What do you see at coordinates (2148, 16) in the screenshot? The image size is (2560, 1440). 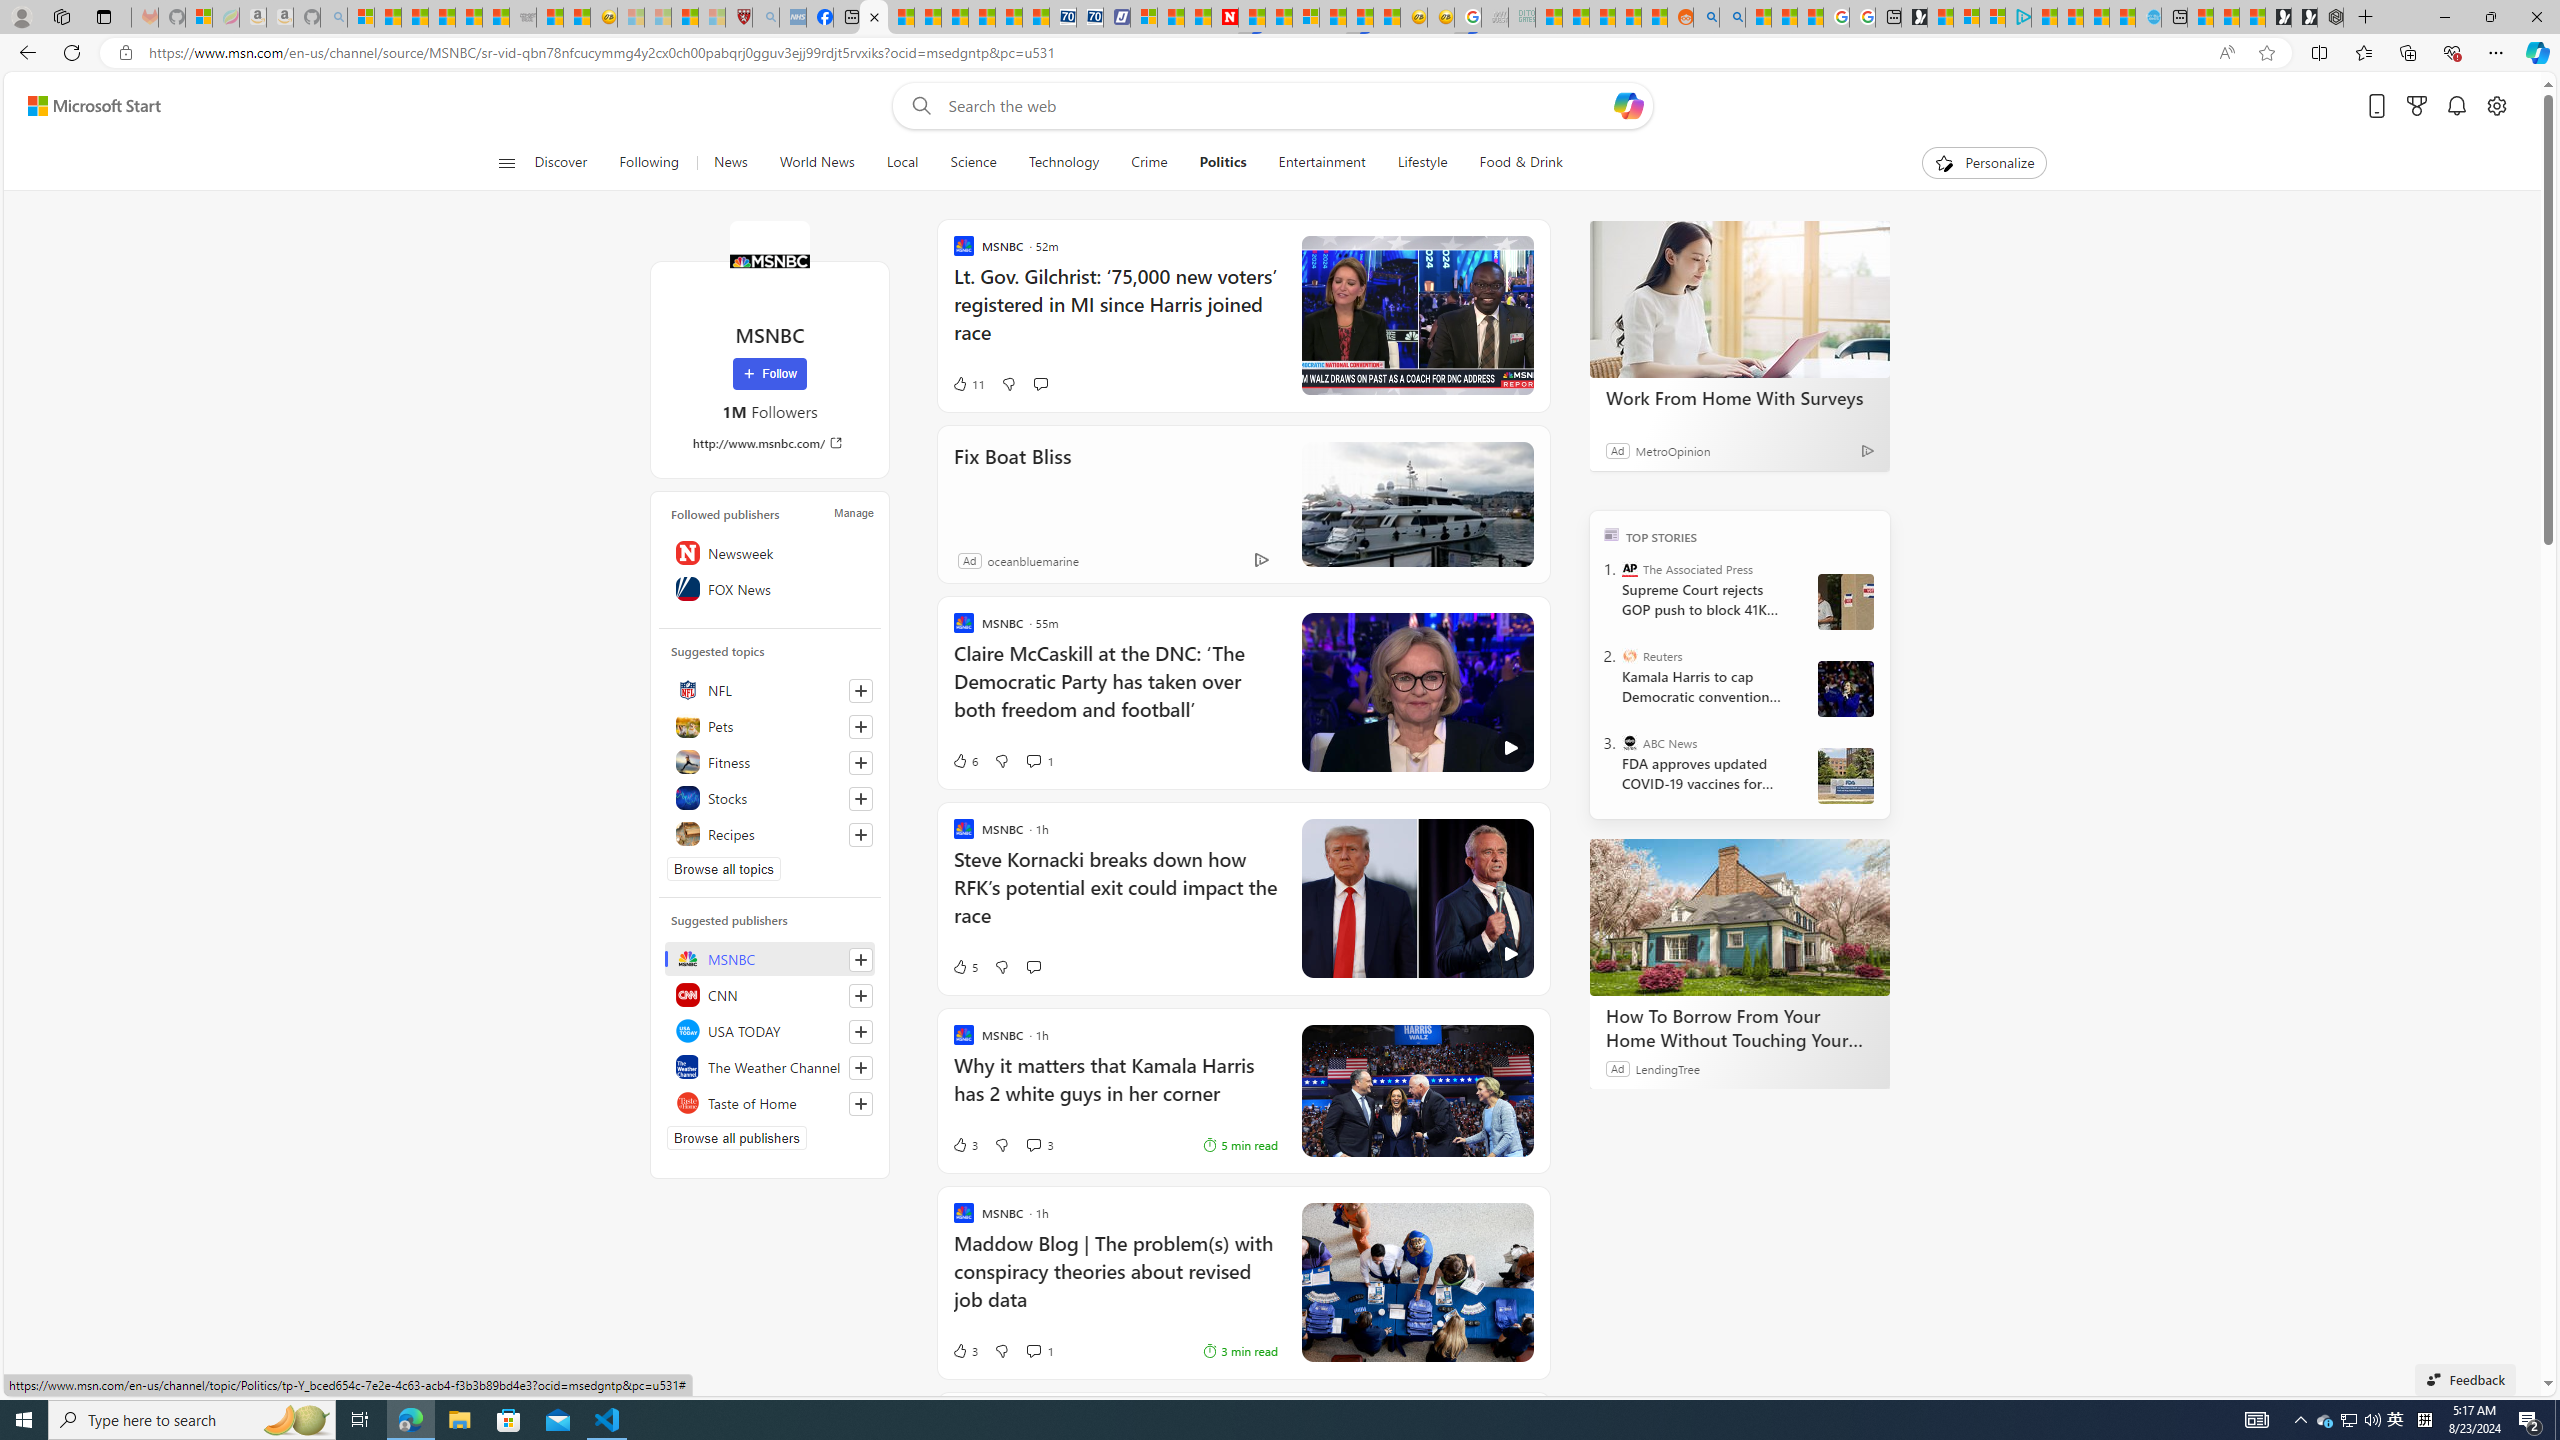 I see `'Home | Sky Blue Bikes - Sky Blue Bikes'` at bounding box center [2148, 16].